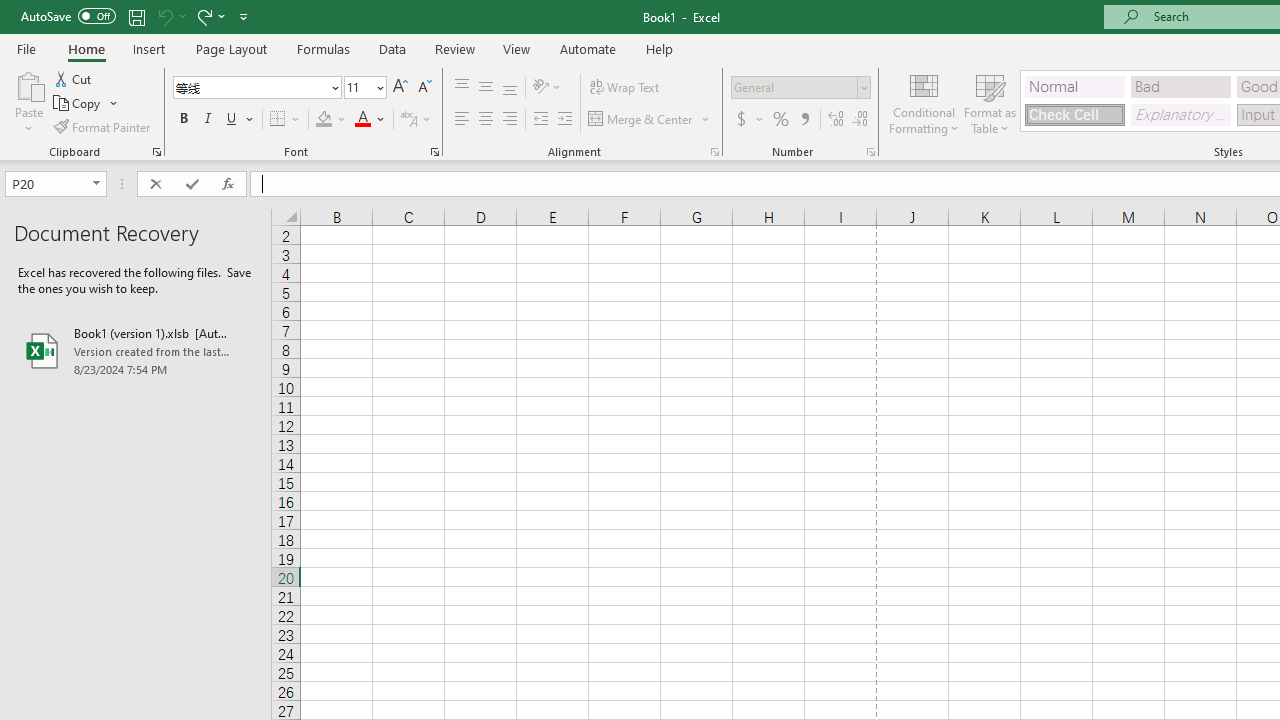 The height and width of the screenshot is (720, 1280). Describe the element at coordinates (793, 86) in the screenshot. I see `'Number Format'` at that location.